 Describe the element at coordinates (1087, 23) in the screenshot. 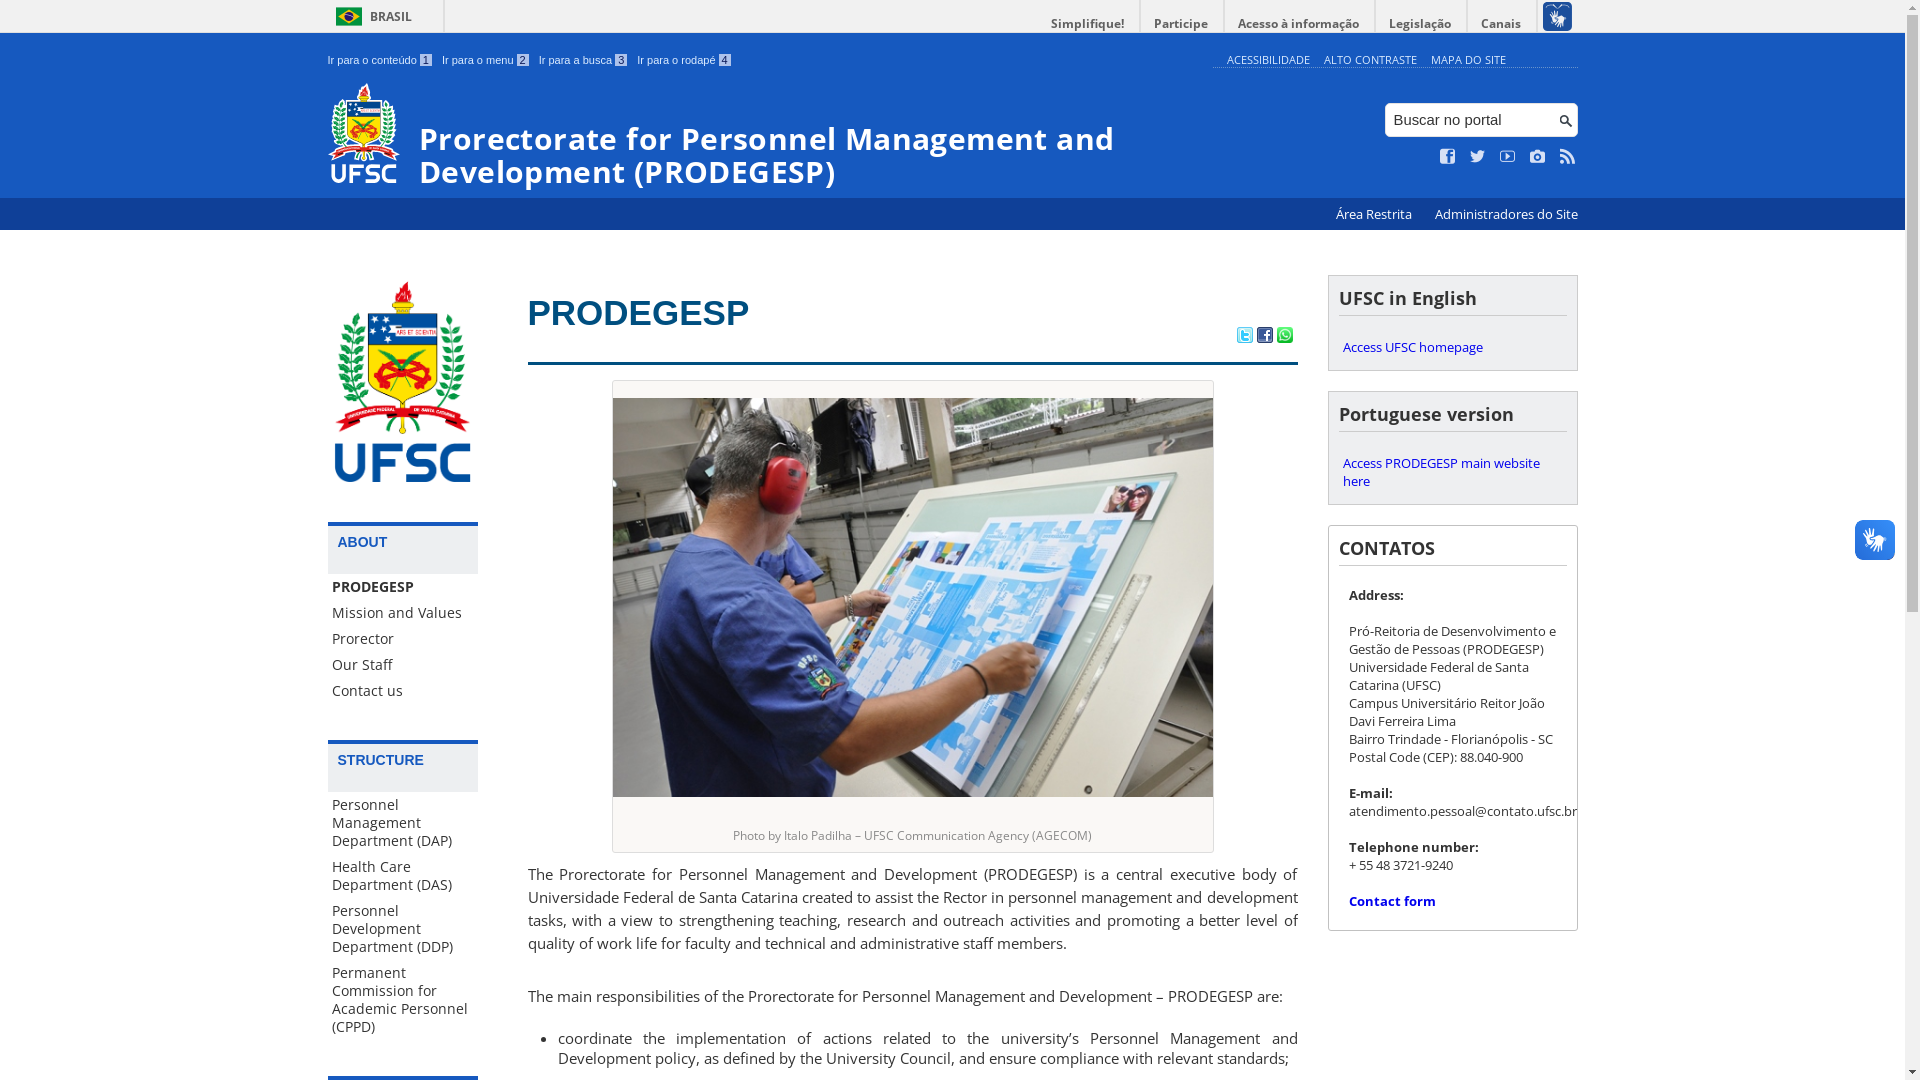

I see `'Simplifique!'` at that location.